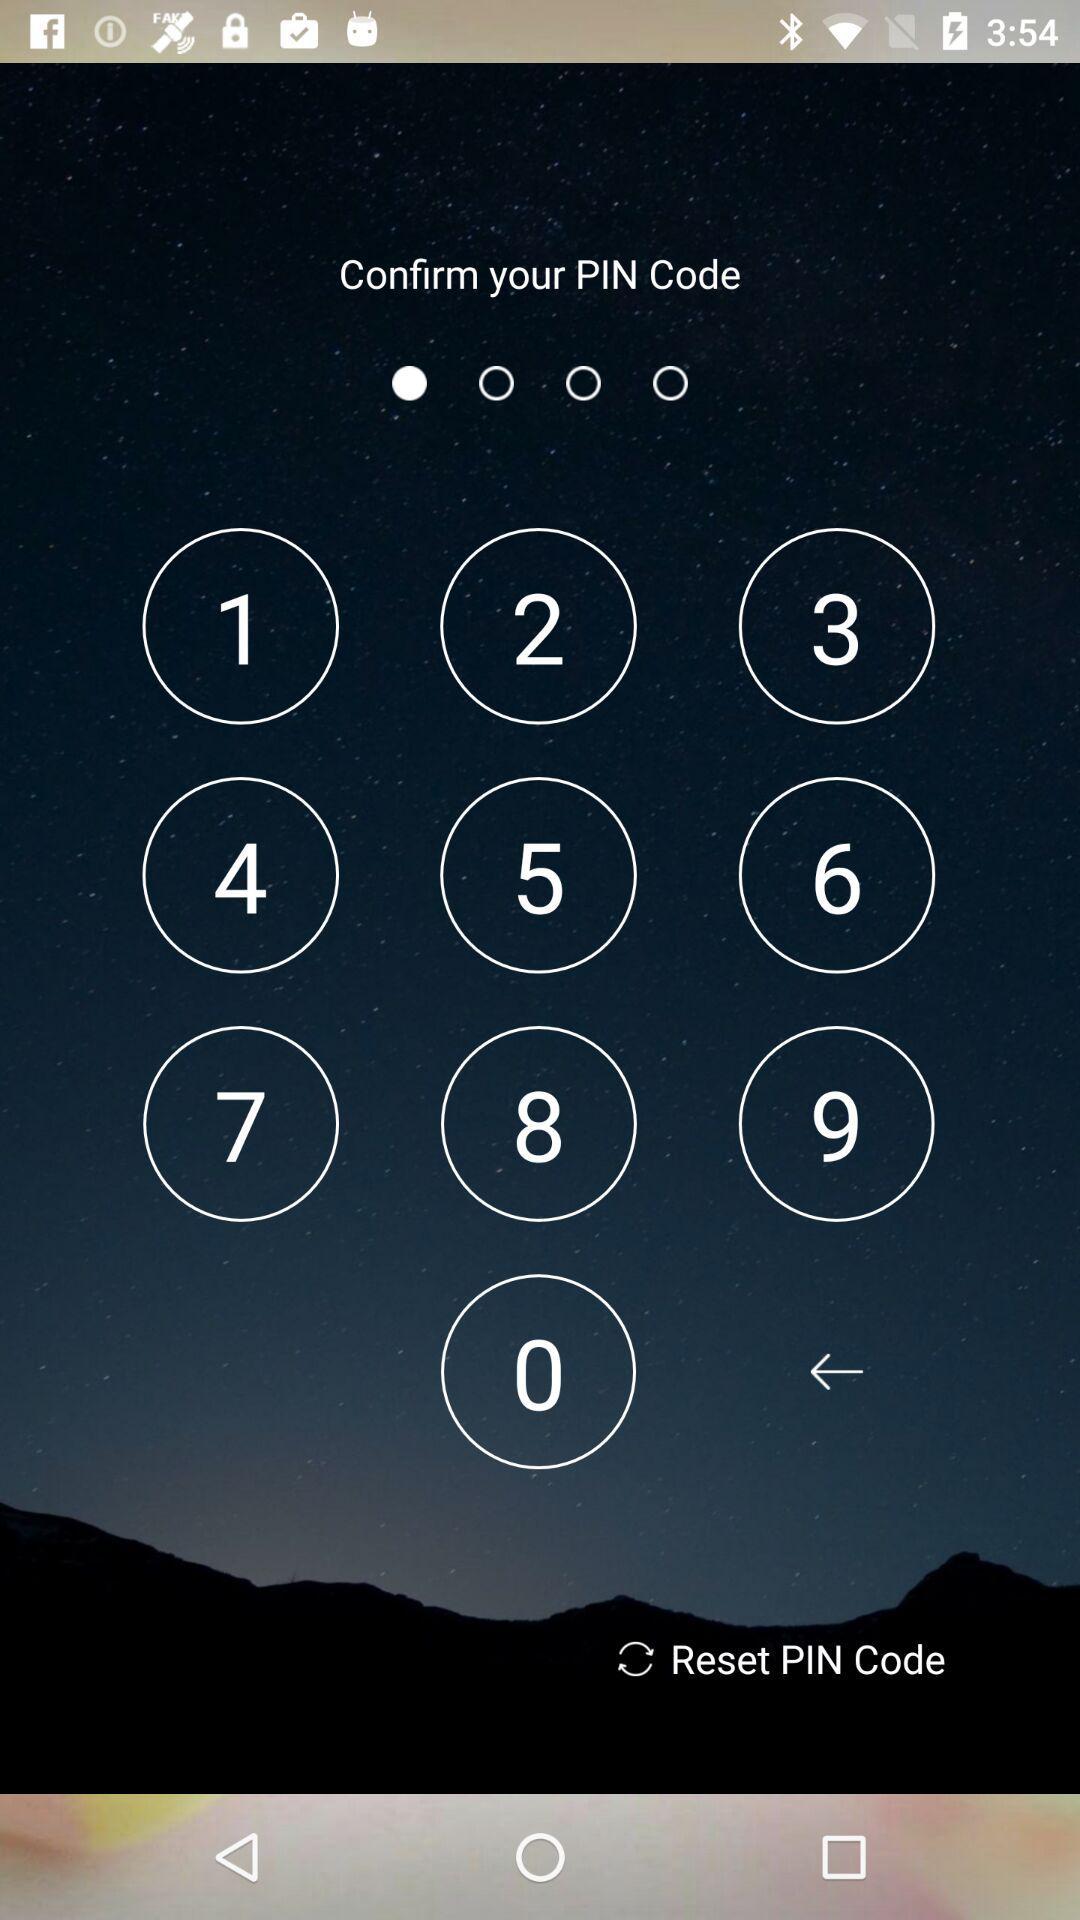  Describe the element at coordinates (837, 625) in the screenshot. I see `3 item` at that location.